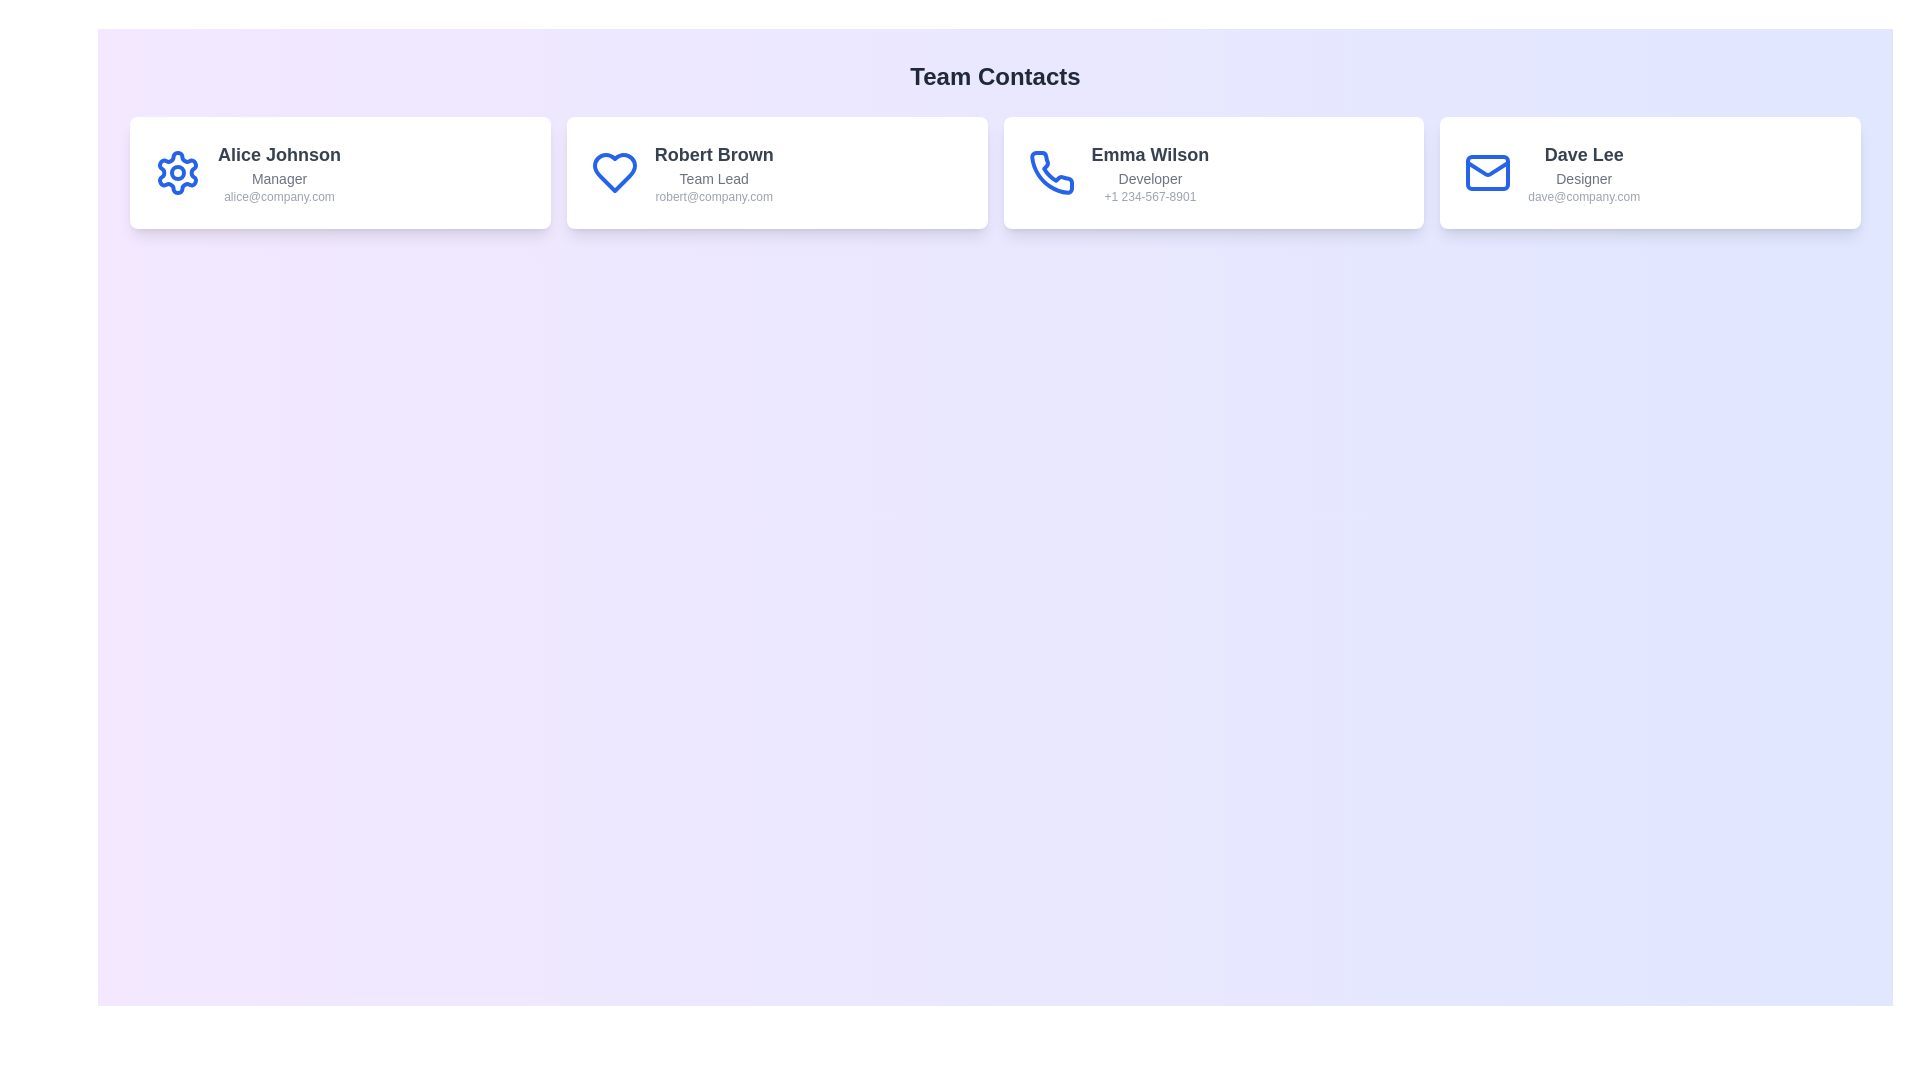 This screenshot has width=1920, height=1080. I want to click on the triangular envelope flap within the mail icon representing the contact 'Dave Lee' in the rightmost section of the layout, so click(1488, 168).